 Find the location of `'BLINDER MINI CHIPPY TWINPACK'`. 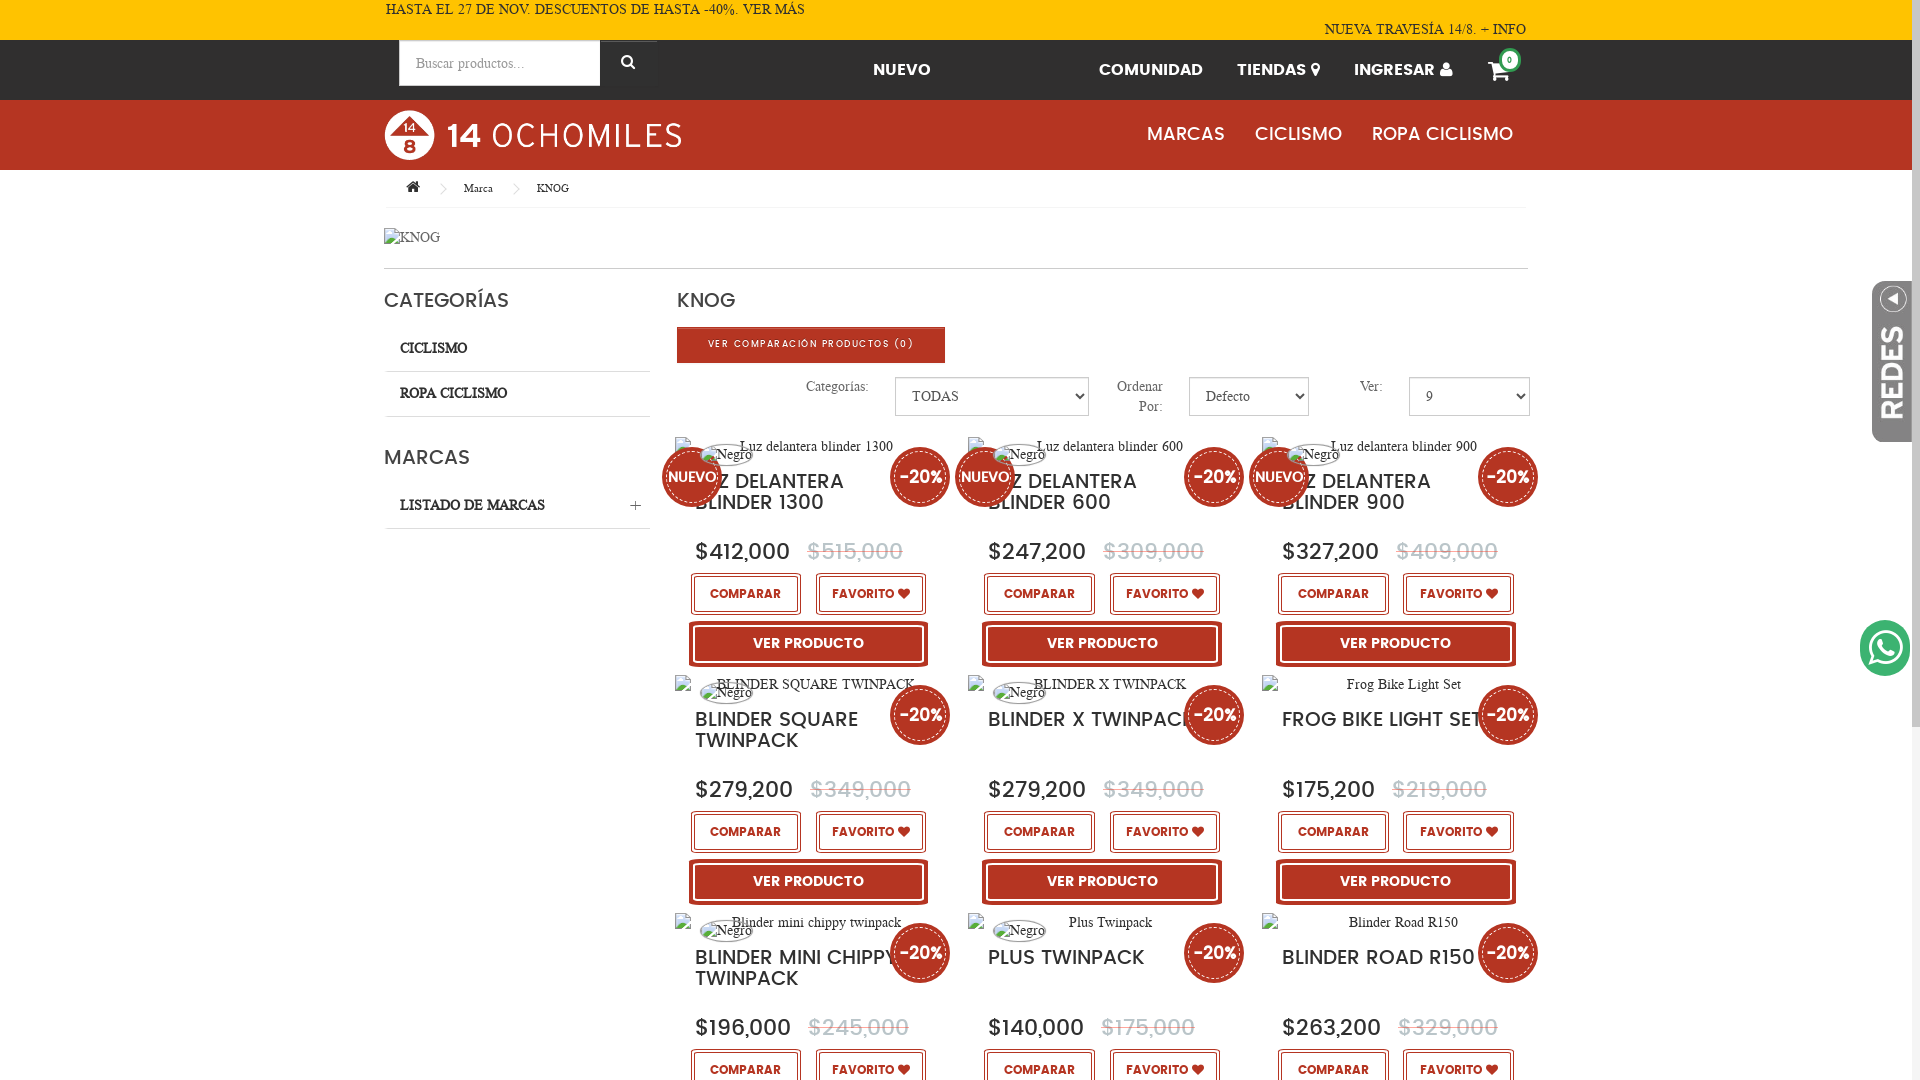

'BLINDER MINI CHIPPY TWINPACK' is located at coordinates (795, 967).